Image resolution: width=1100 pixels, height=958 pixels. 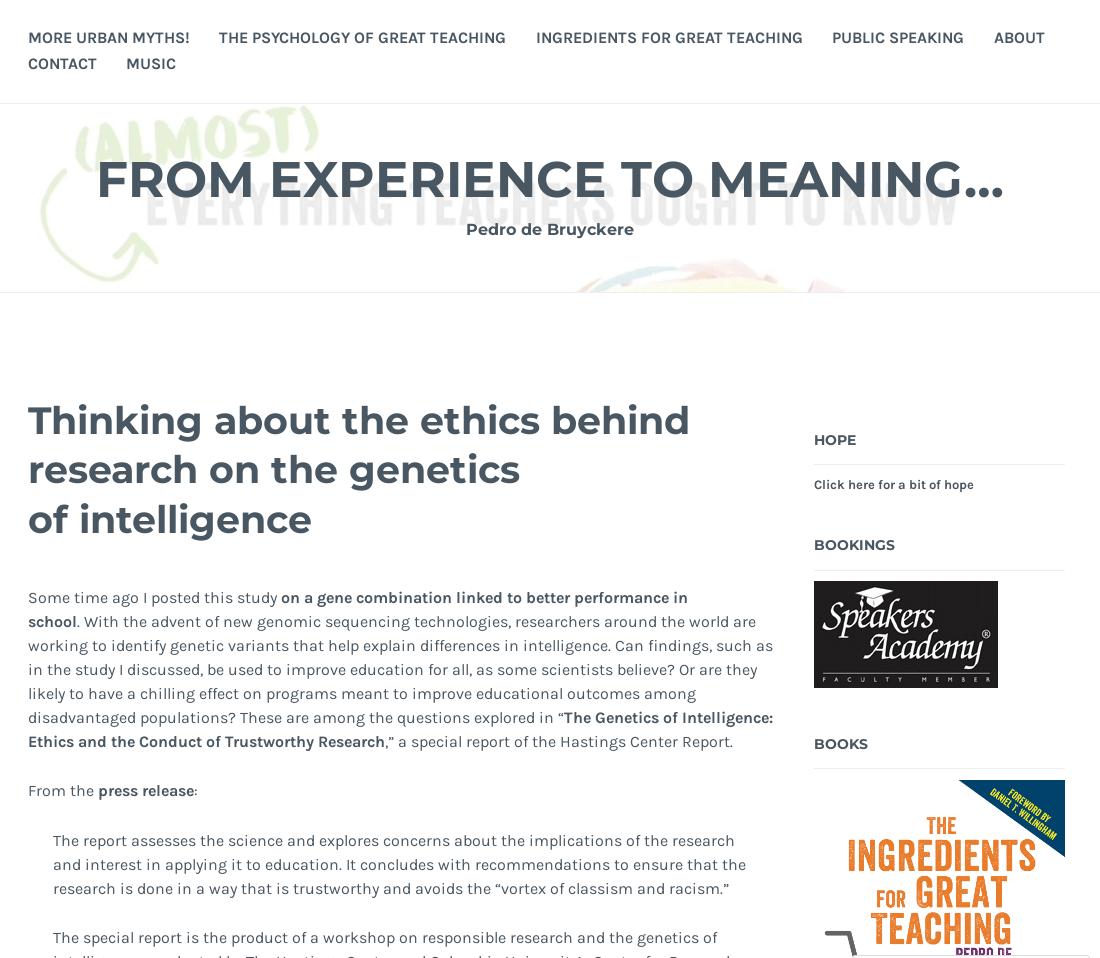 What do you see at coordinates (150, 61) in the screenshot?
I see `'Music'` at bounding box center [150, 61].